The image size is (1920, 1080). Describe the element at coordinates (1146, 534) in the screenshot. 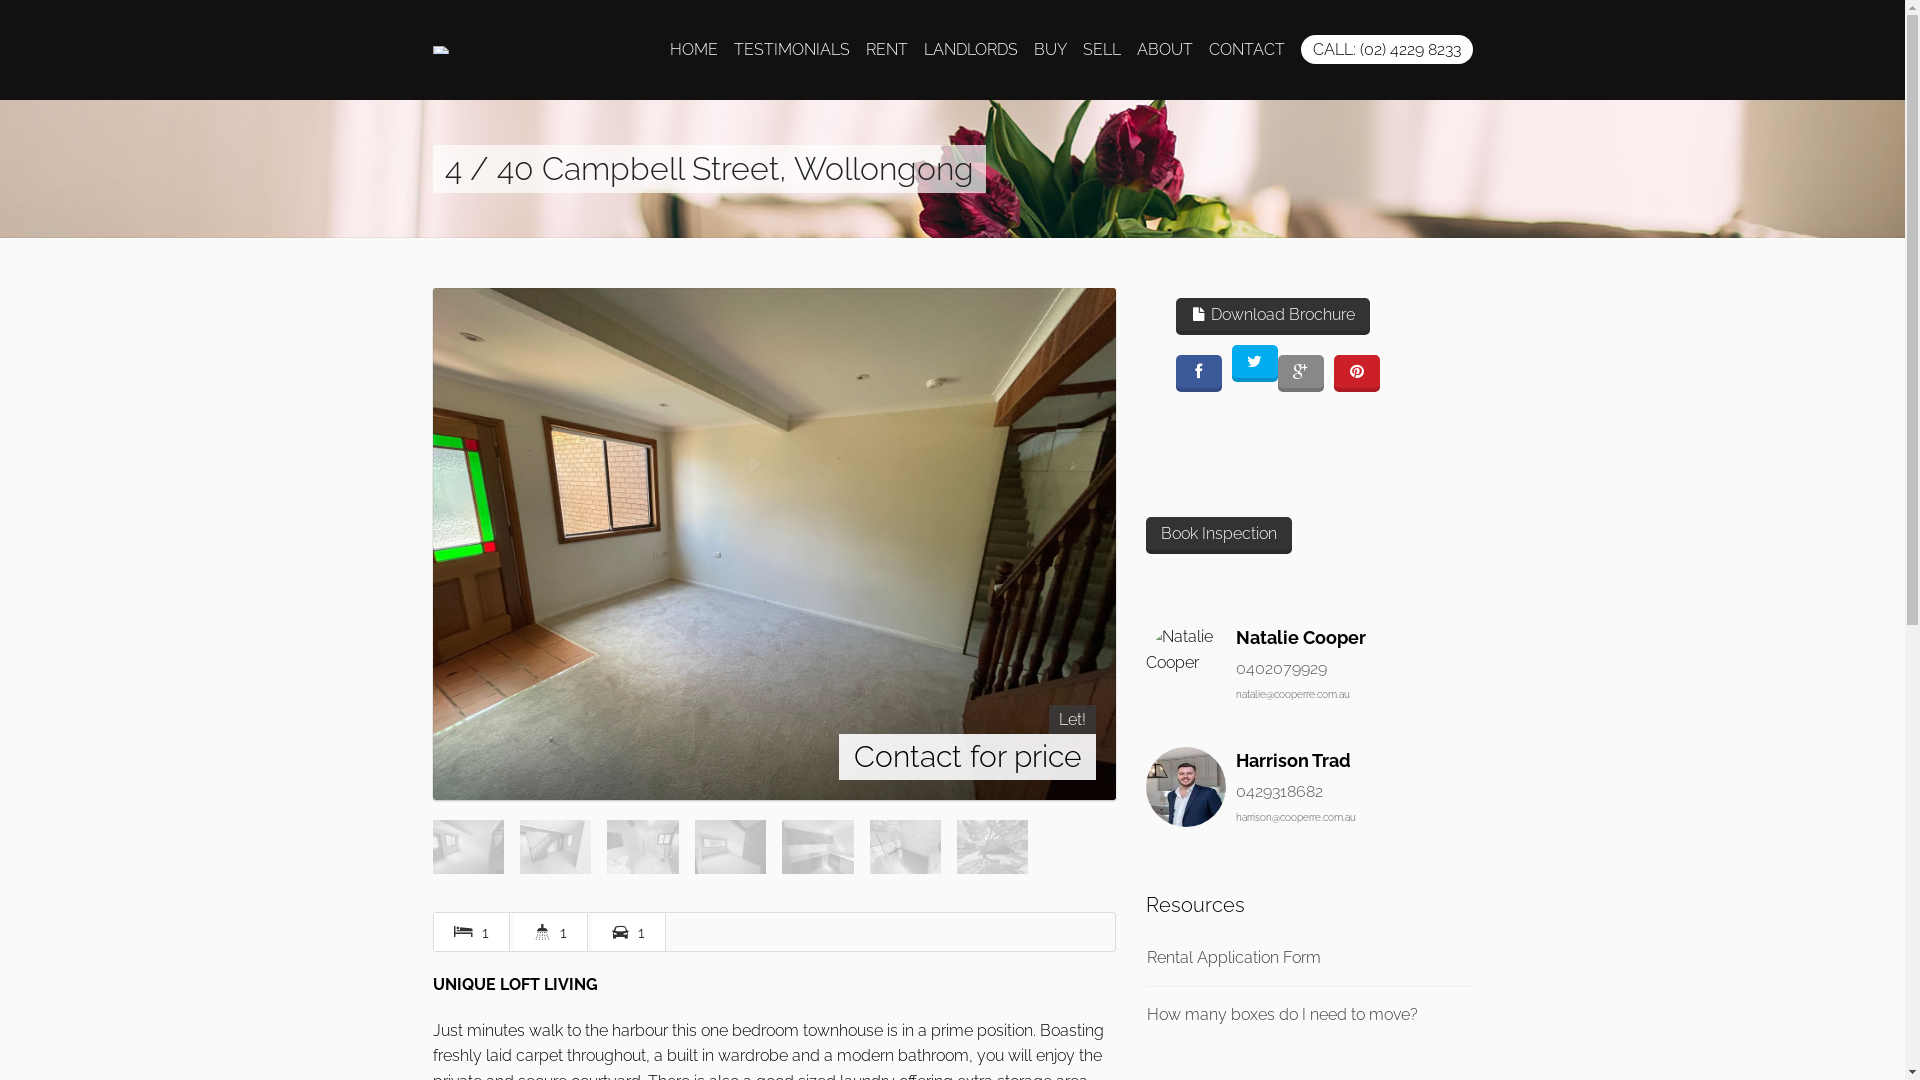

I see `'Book Inspection'` at that location.